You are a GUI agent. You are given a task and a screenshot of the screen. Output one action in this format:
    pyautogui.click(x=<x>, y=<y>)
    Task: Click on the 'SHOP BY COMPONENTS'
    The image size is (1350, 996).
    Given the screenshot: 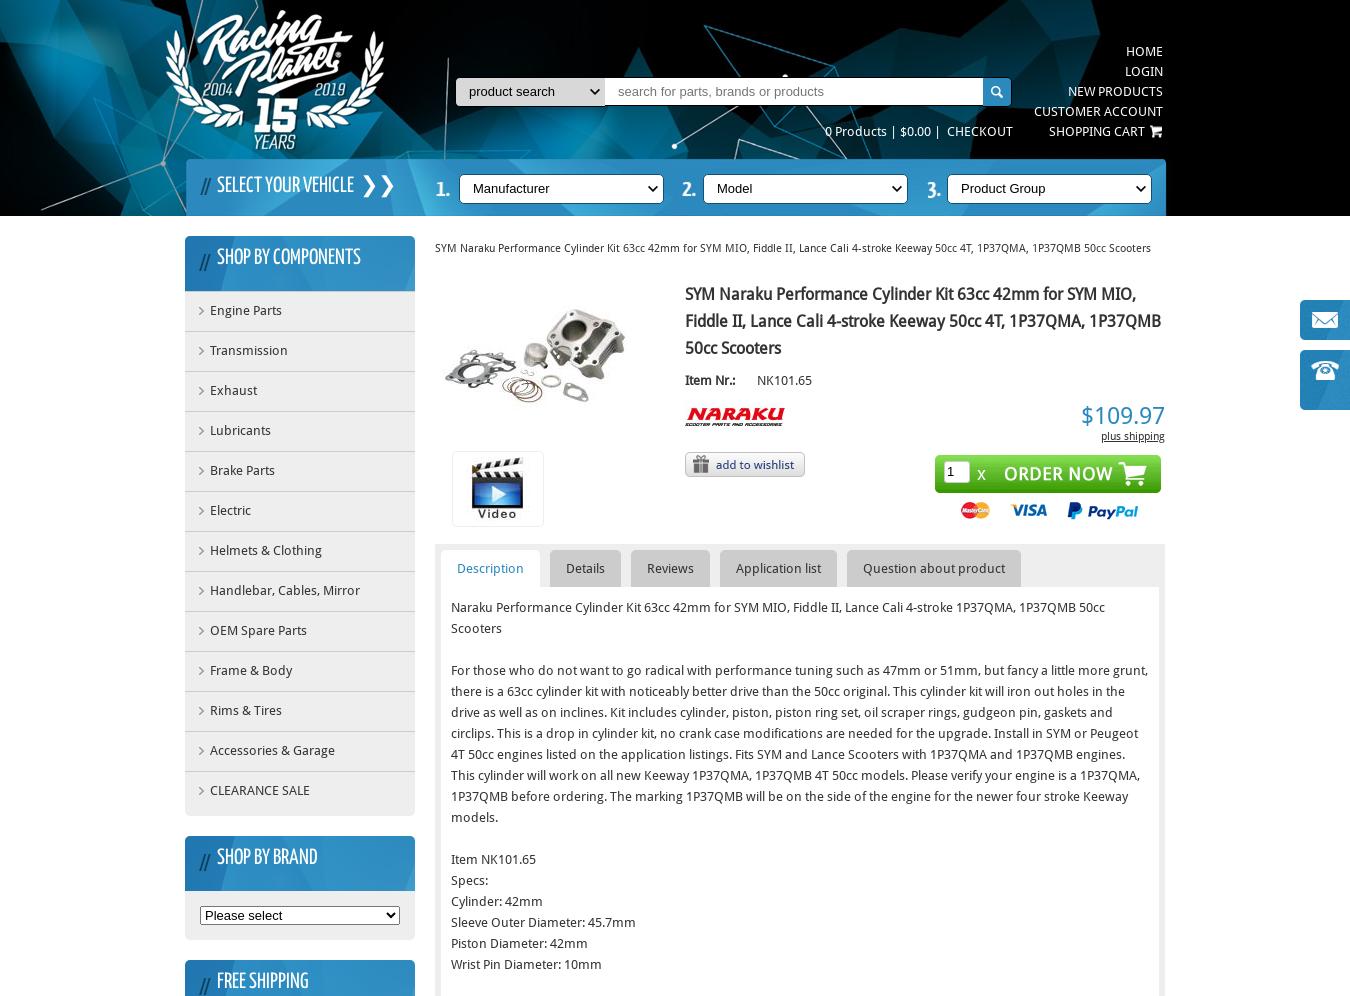 What is the action you would take?
    pyautogui.click(x=288, y=257)
    